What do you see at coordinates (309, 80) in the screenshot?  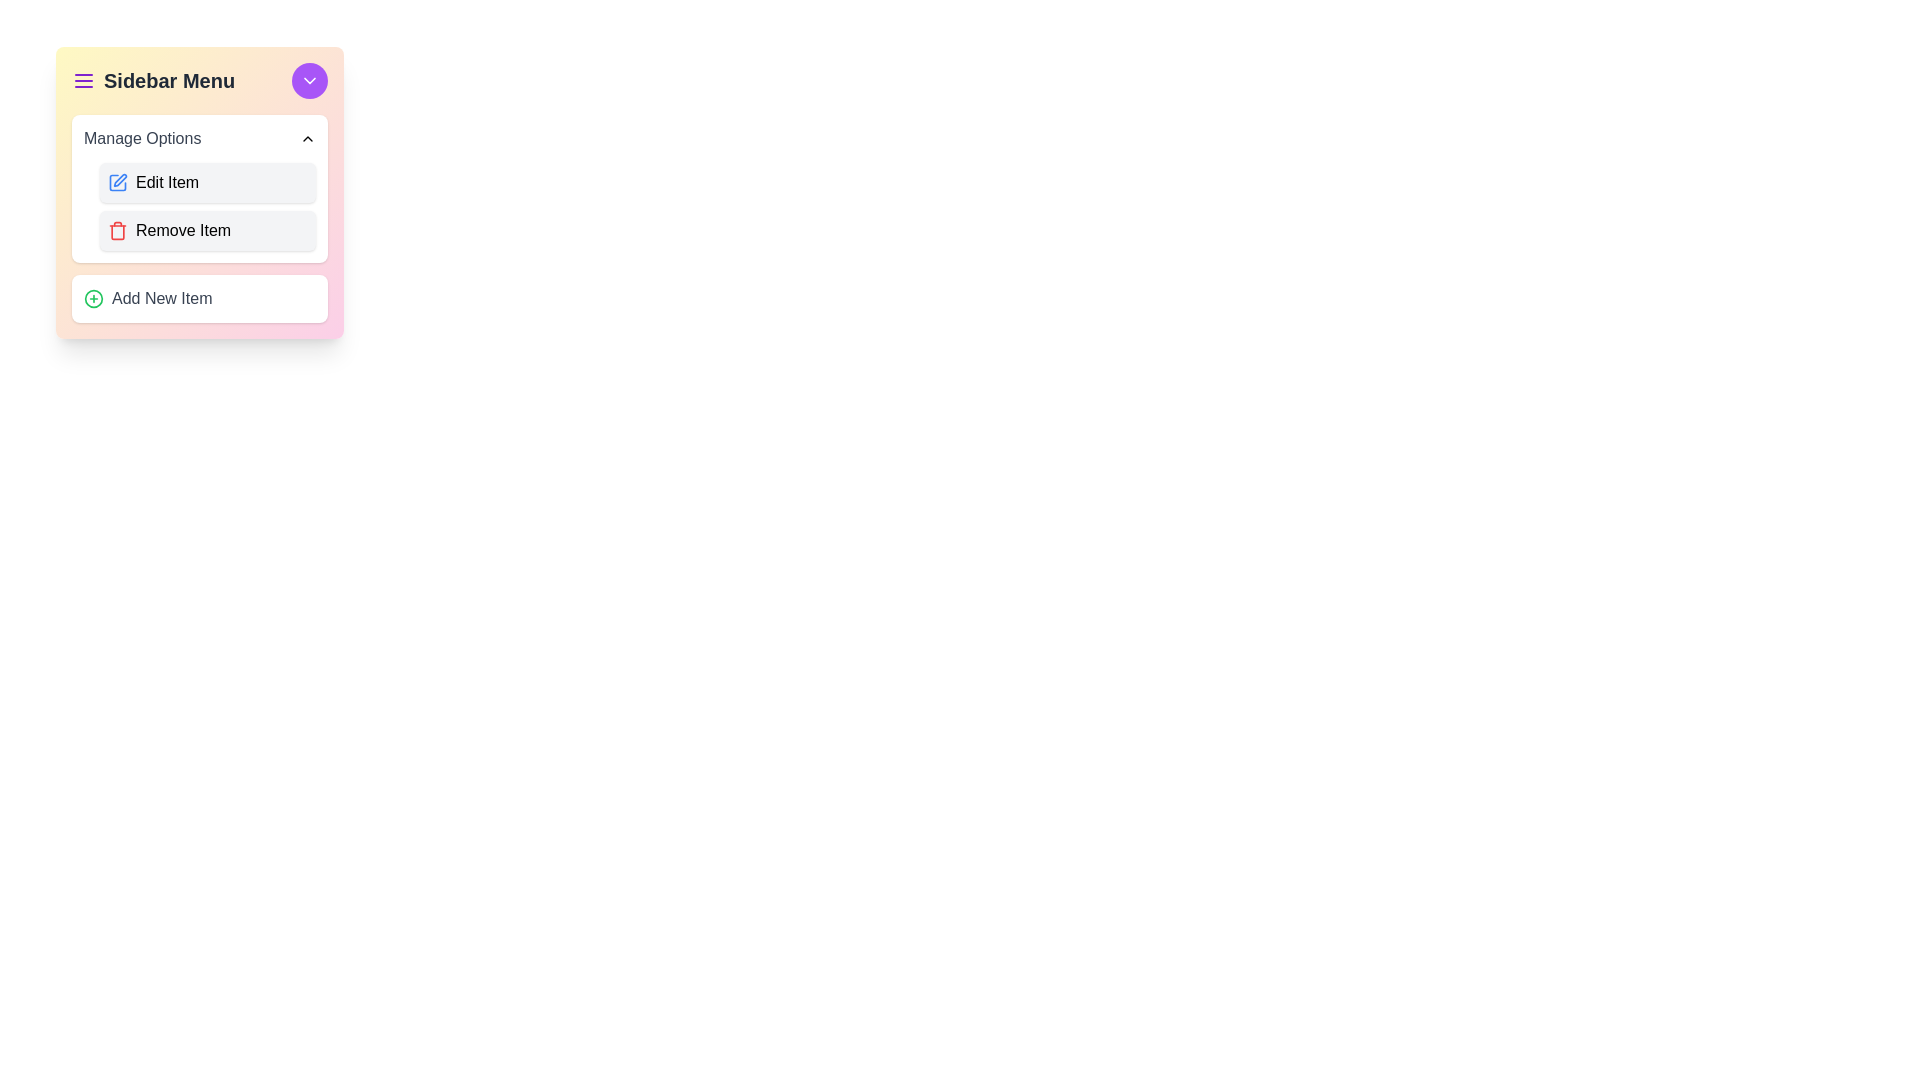 I see `the downward chevron icon inside the purple circular button at the top-right corner of the sidebar menu` at bounding box center [309, 80].